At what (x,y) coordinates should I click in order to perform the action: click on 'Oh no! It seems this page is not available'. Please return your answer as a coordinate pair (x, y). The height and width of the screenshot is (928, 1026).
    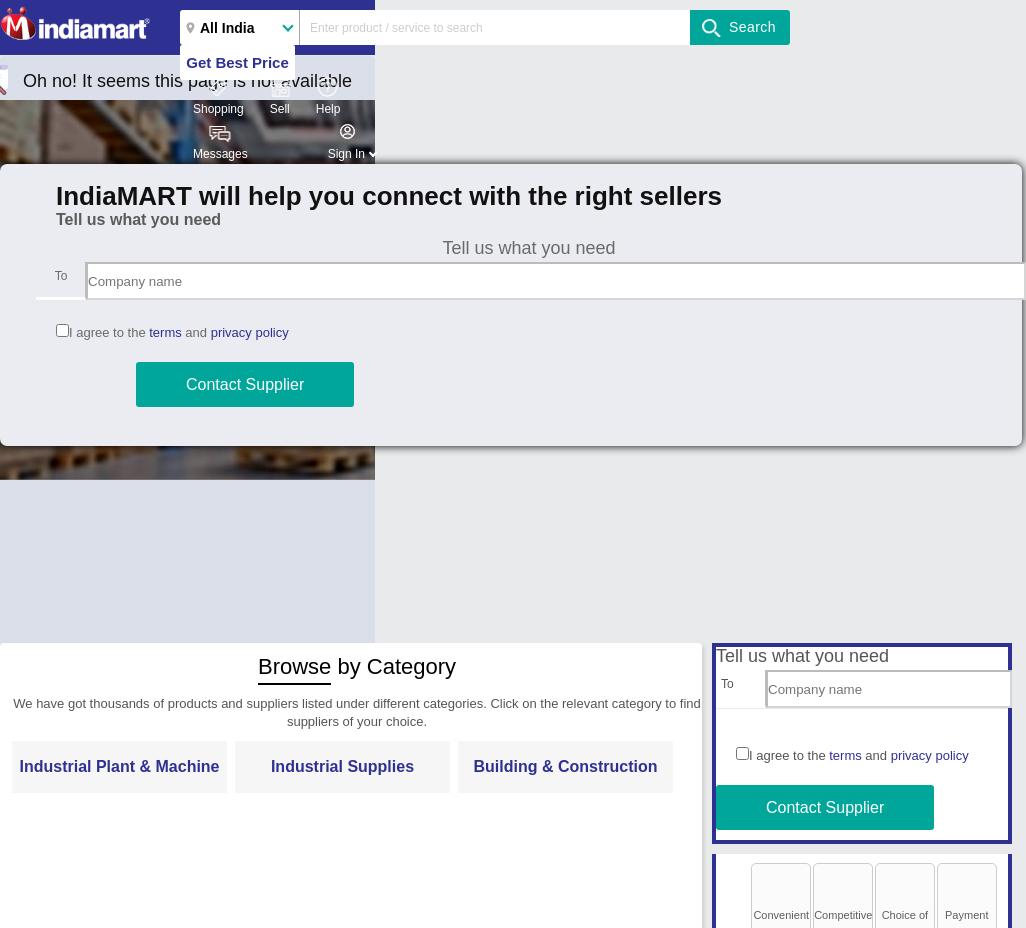
    Looking at the image, I should click on (186, 80).